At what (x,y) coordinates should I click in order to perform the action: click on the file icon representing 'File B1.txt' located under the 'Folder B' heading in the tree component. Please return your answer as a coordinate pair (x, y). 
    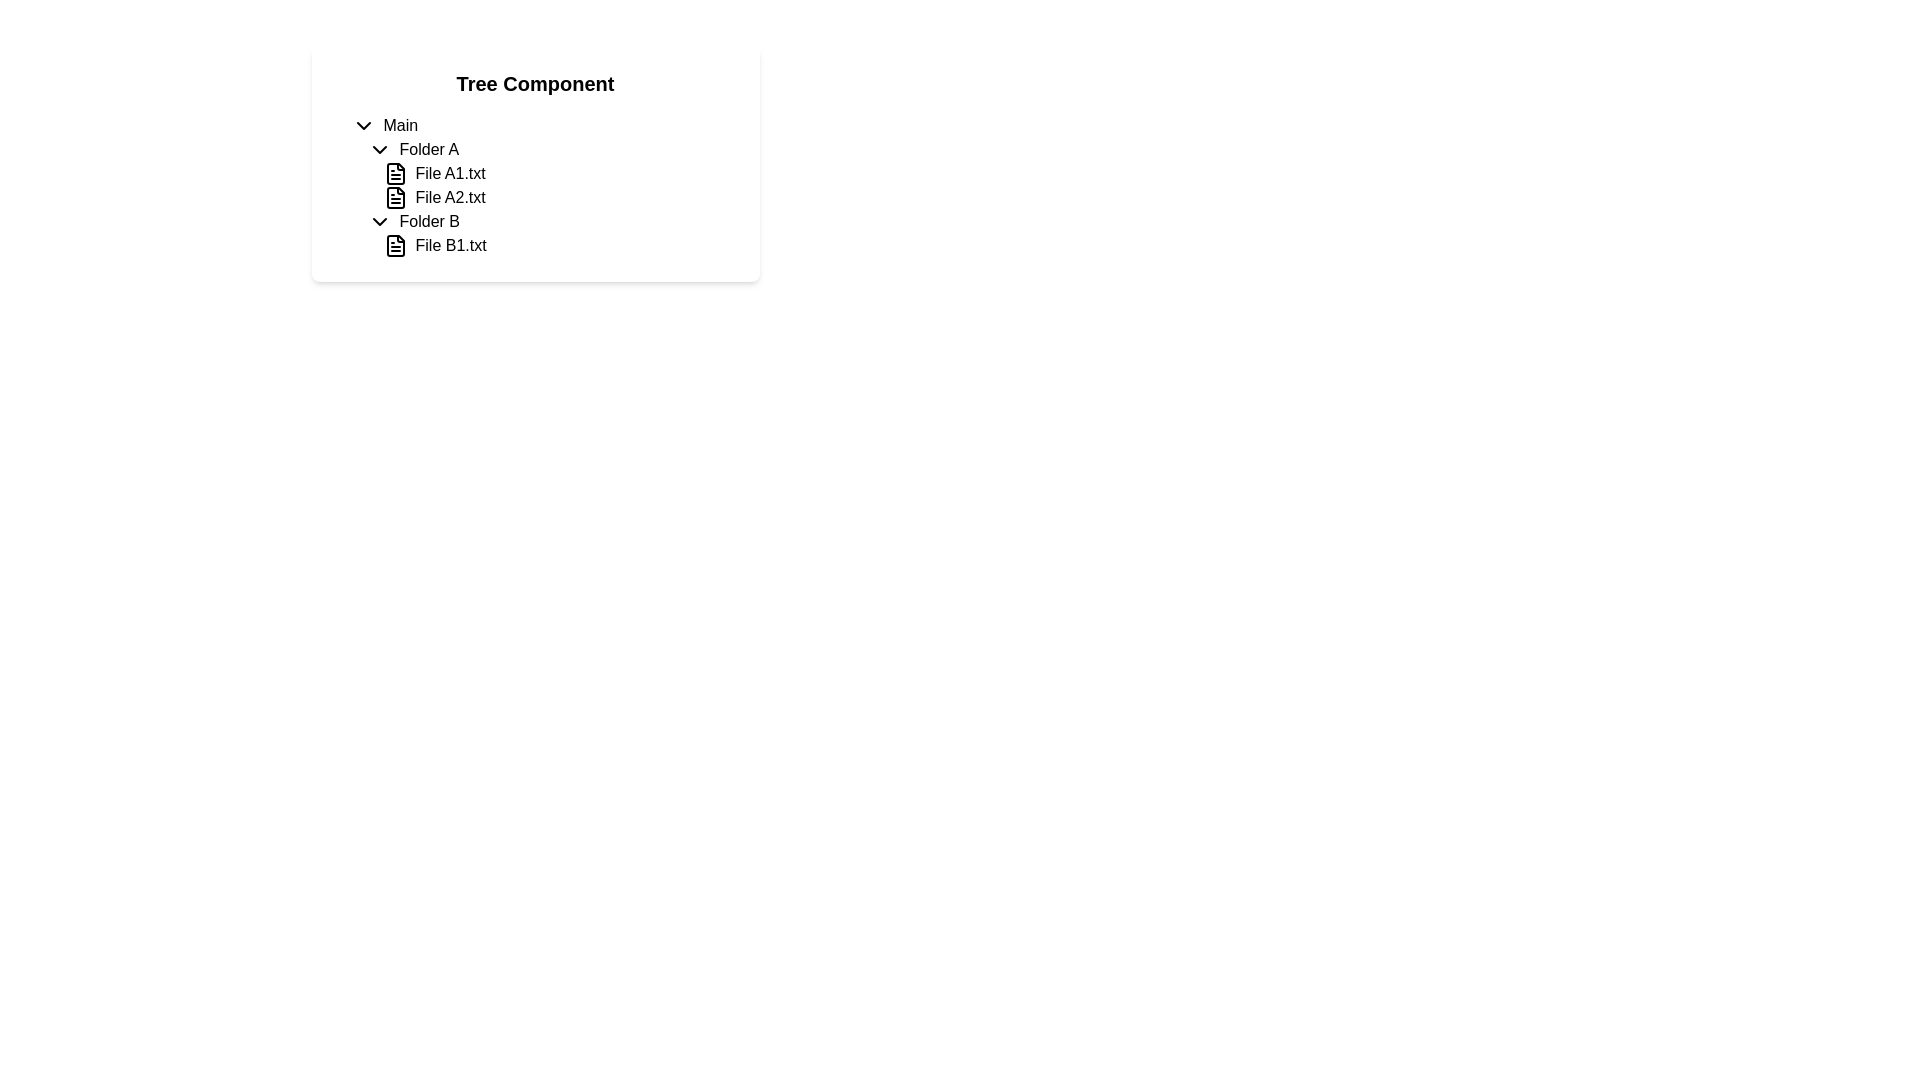
    Looking at the image, I should click on (395, 245).